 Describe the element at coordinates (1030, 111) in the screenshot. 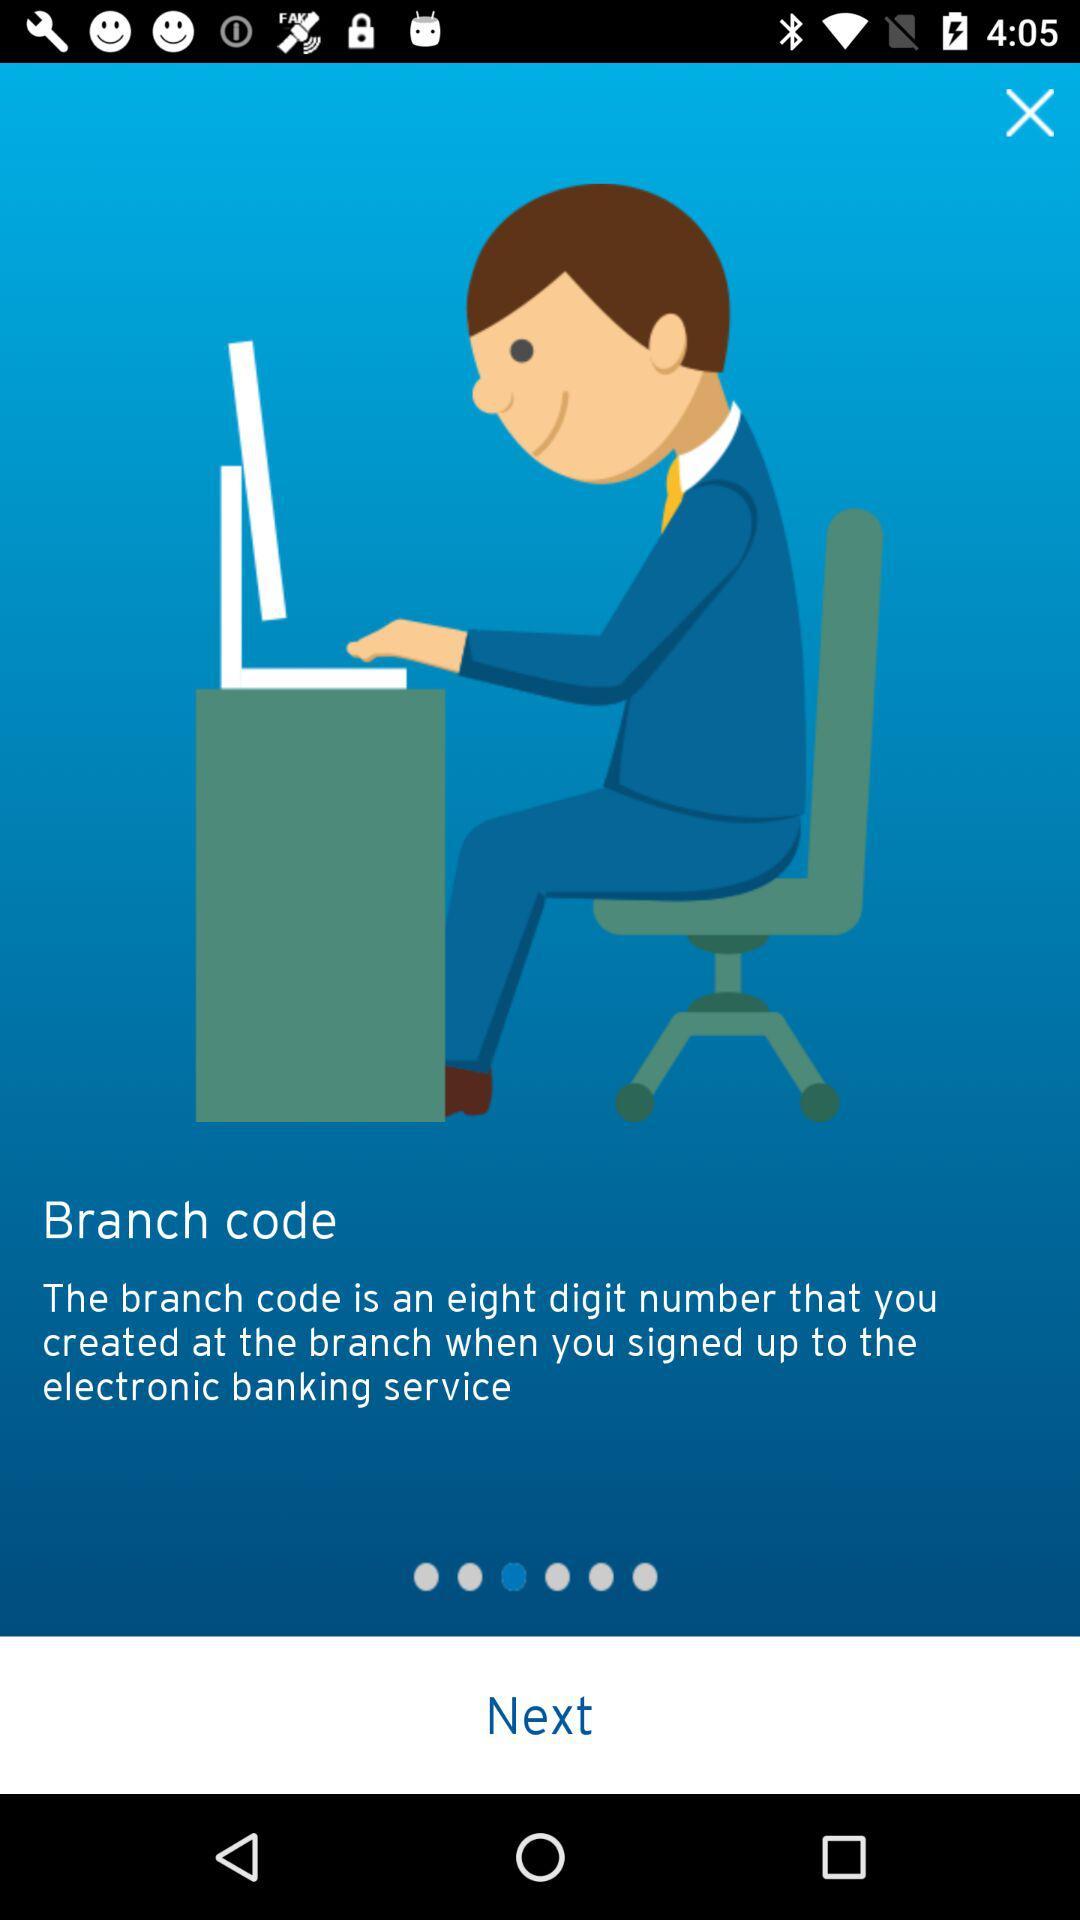

I see `close` at that location.